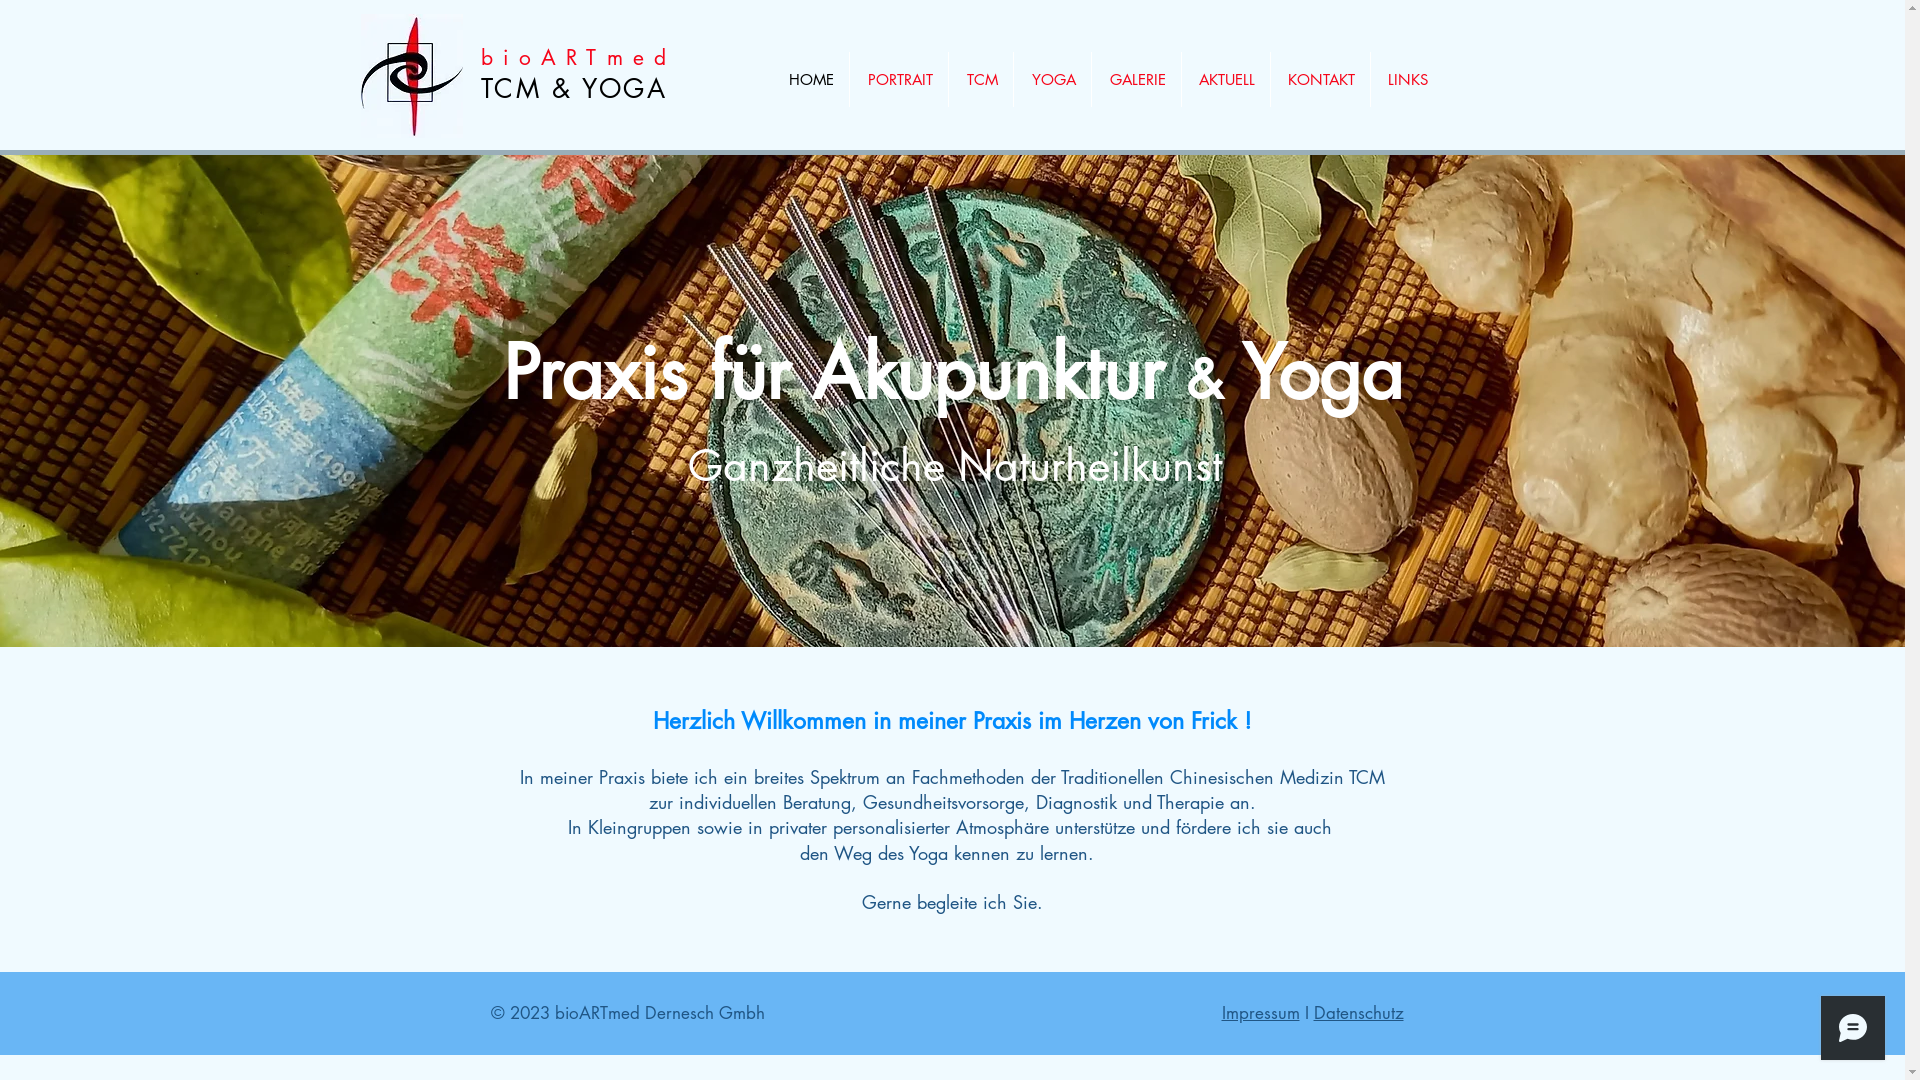 The image size is (1920, 1080). Describe the element at coordinates (1260, 1013) in the screenshot. I see `'Impressum'` at that location.